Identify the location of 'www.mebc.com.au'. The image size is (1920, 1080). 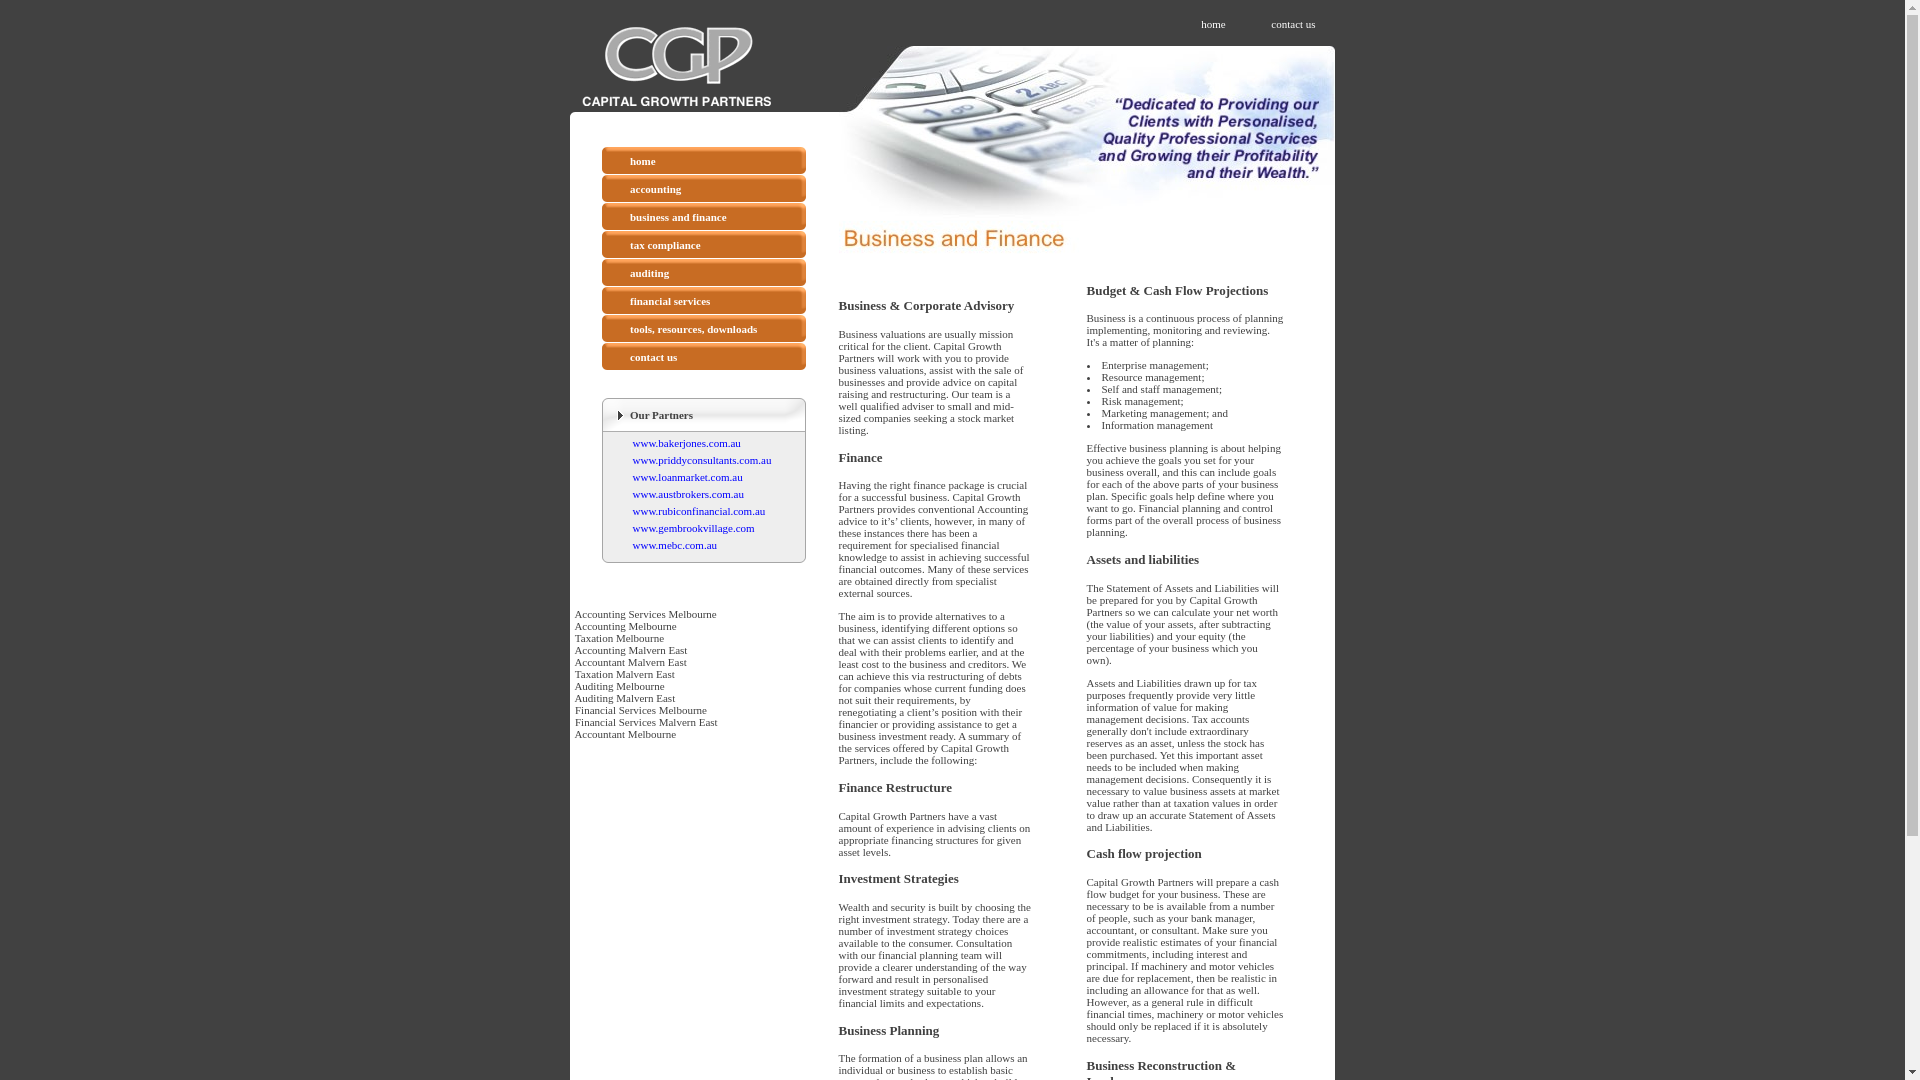
(674, 544).